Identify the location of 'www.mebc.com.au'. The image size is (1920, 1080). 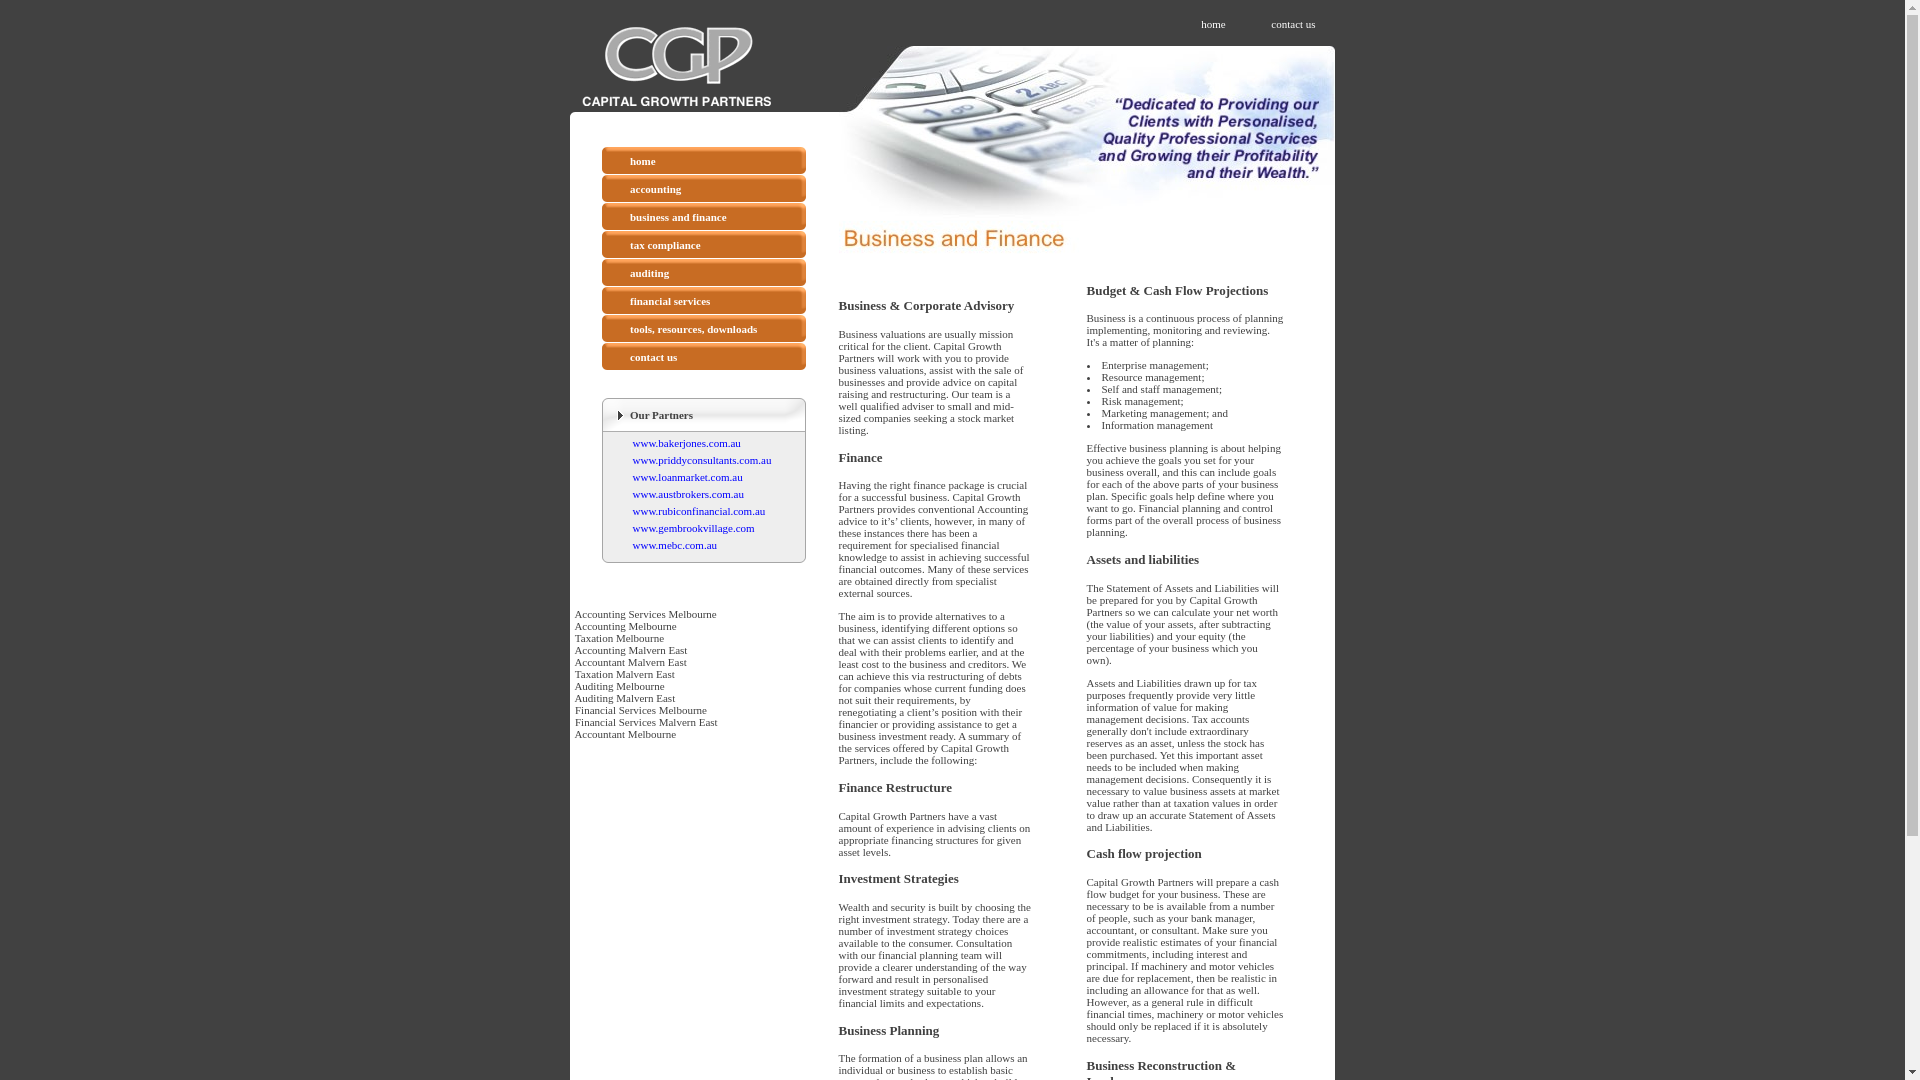
(674, 544).